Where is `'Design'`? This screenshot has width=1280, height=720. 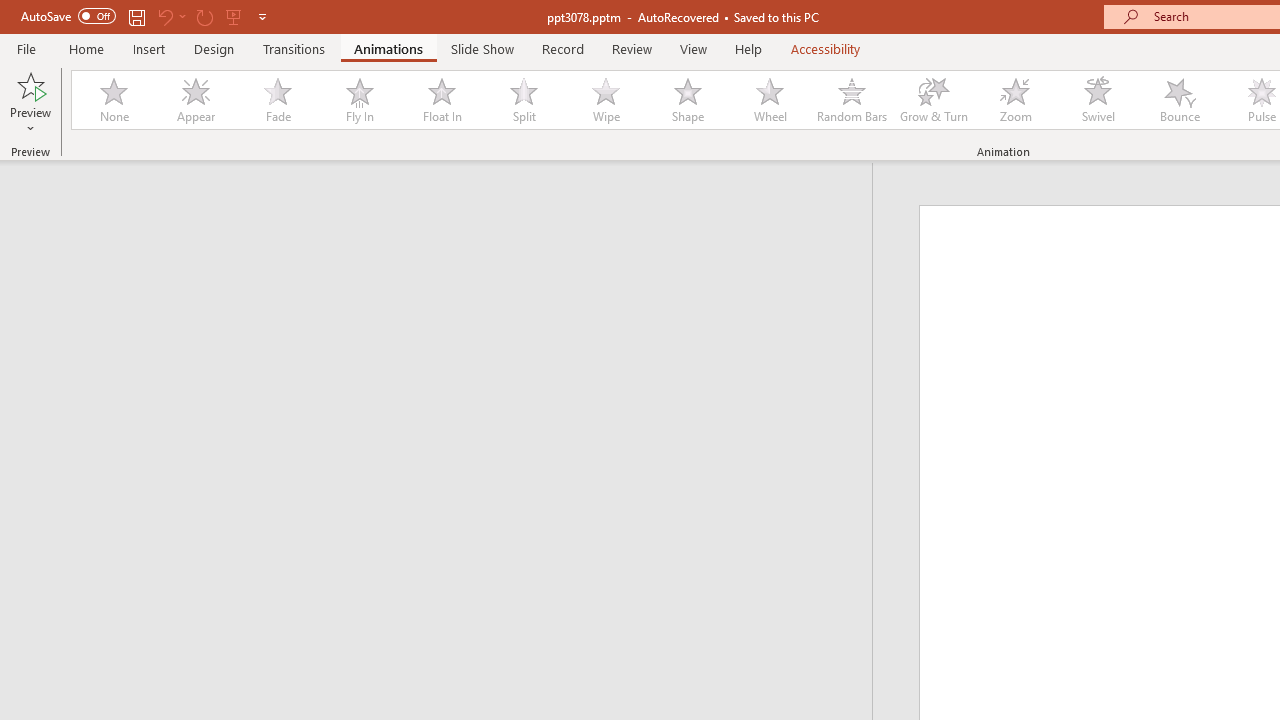
'Design' is located at coordinates (214, 48).